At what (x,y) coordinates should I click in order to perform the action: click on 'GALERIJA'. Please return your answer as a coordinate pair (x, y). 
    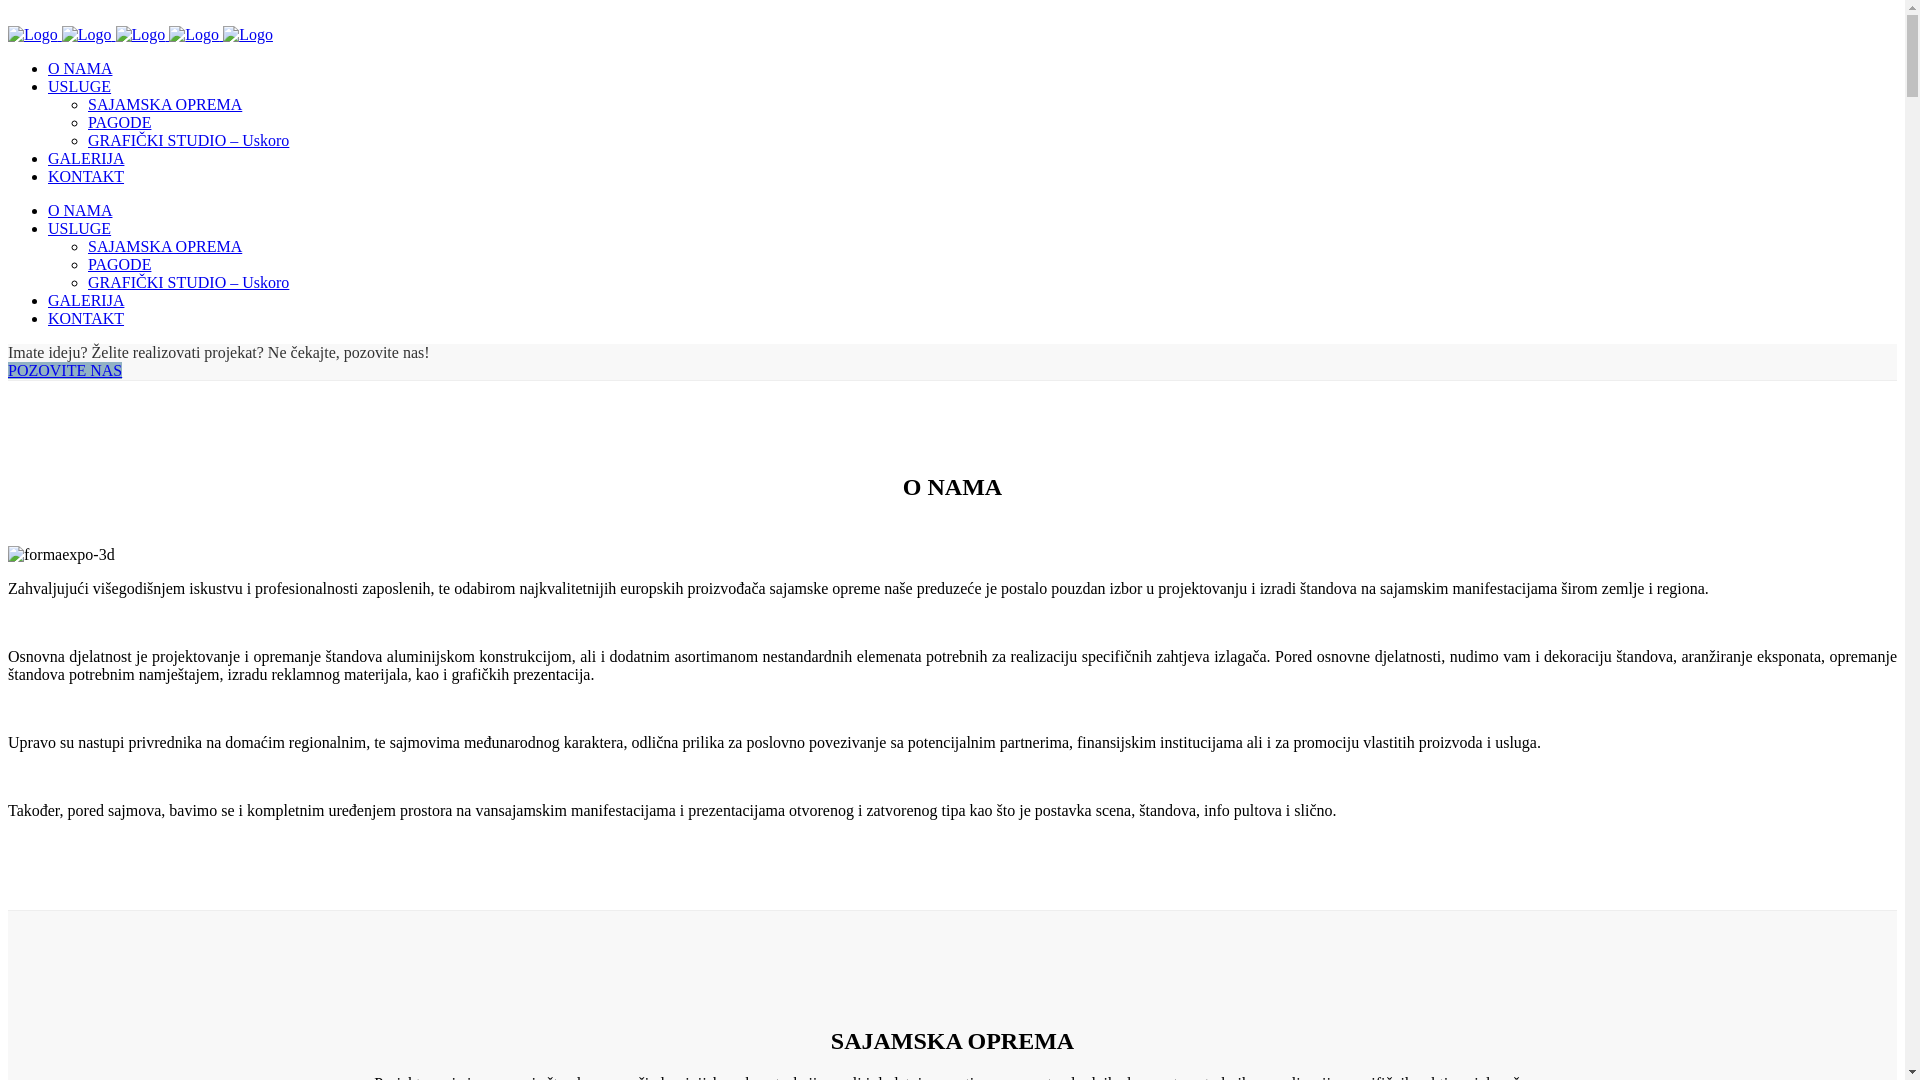
    Looking at the image, I should click on (85, 300).